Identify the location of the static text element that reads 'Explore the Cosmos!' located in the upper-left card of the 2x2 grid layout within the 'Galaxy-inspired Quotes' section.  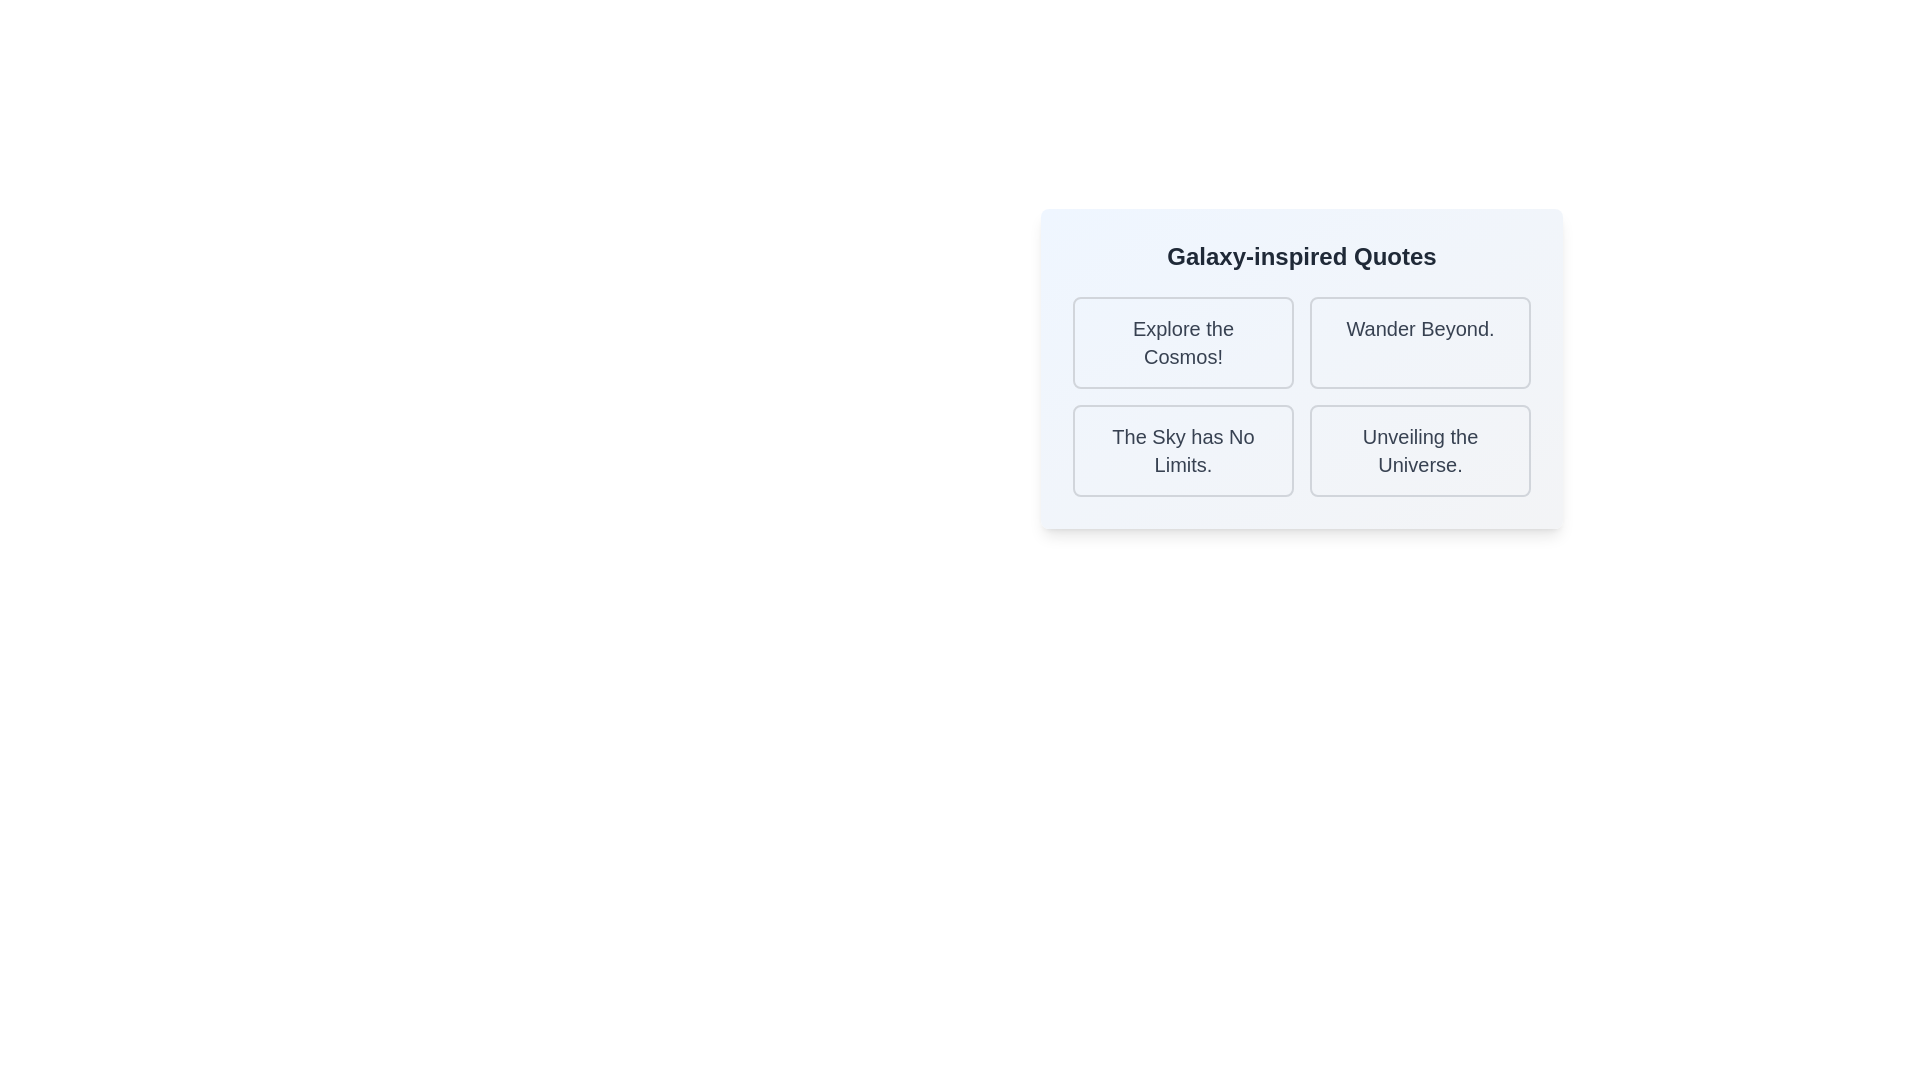
(1183, 342).